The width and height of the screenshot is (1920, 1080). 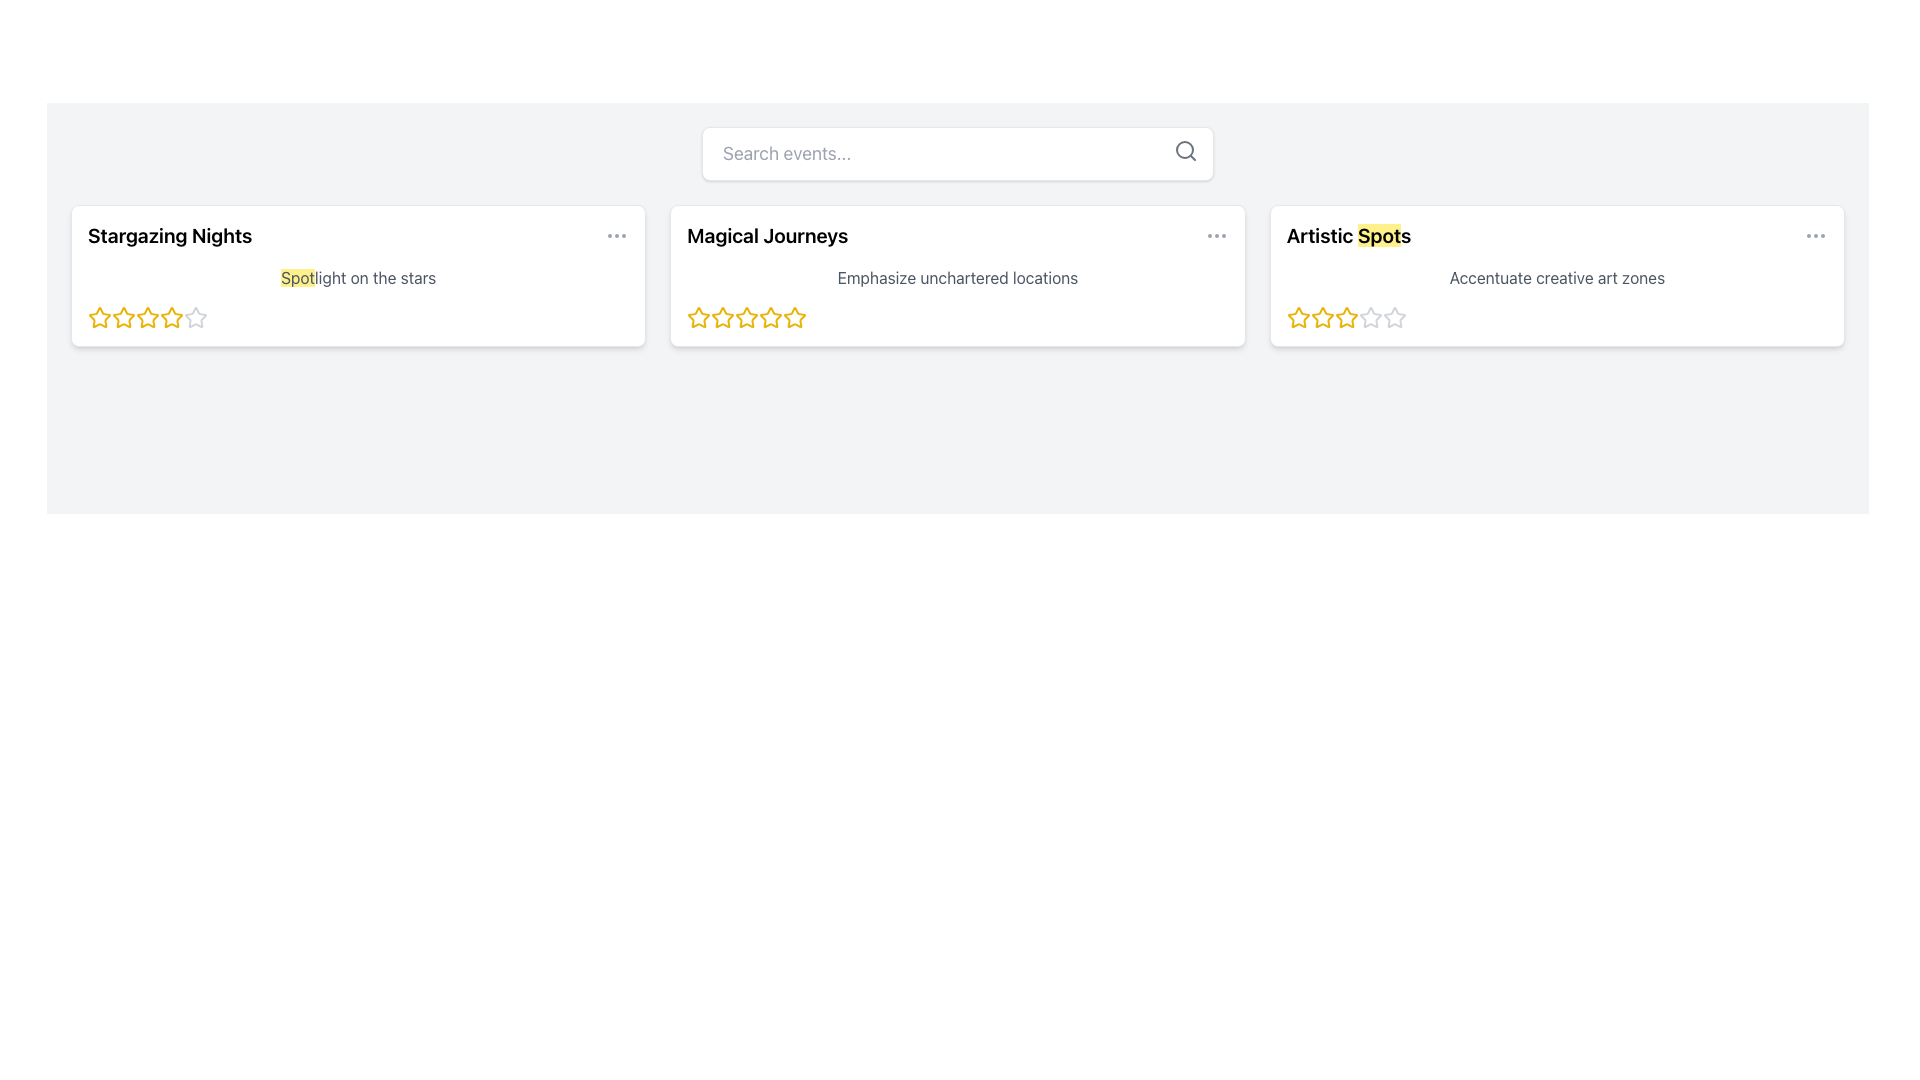 What do you see at coordinates (766, 234) in the screenshot?
I see `the text label that serves as the title or headline of the second card in a row of three cards, located in the main content area` at bounding box center [766, 234].